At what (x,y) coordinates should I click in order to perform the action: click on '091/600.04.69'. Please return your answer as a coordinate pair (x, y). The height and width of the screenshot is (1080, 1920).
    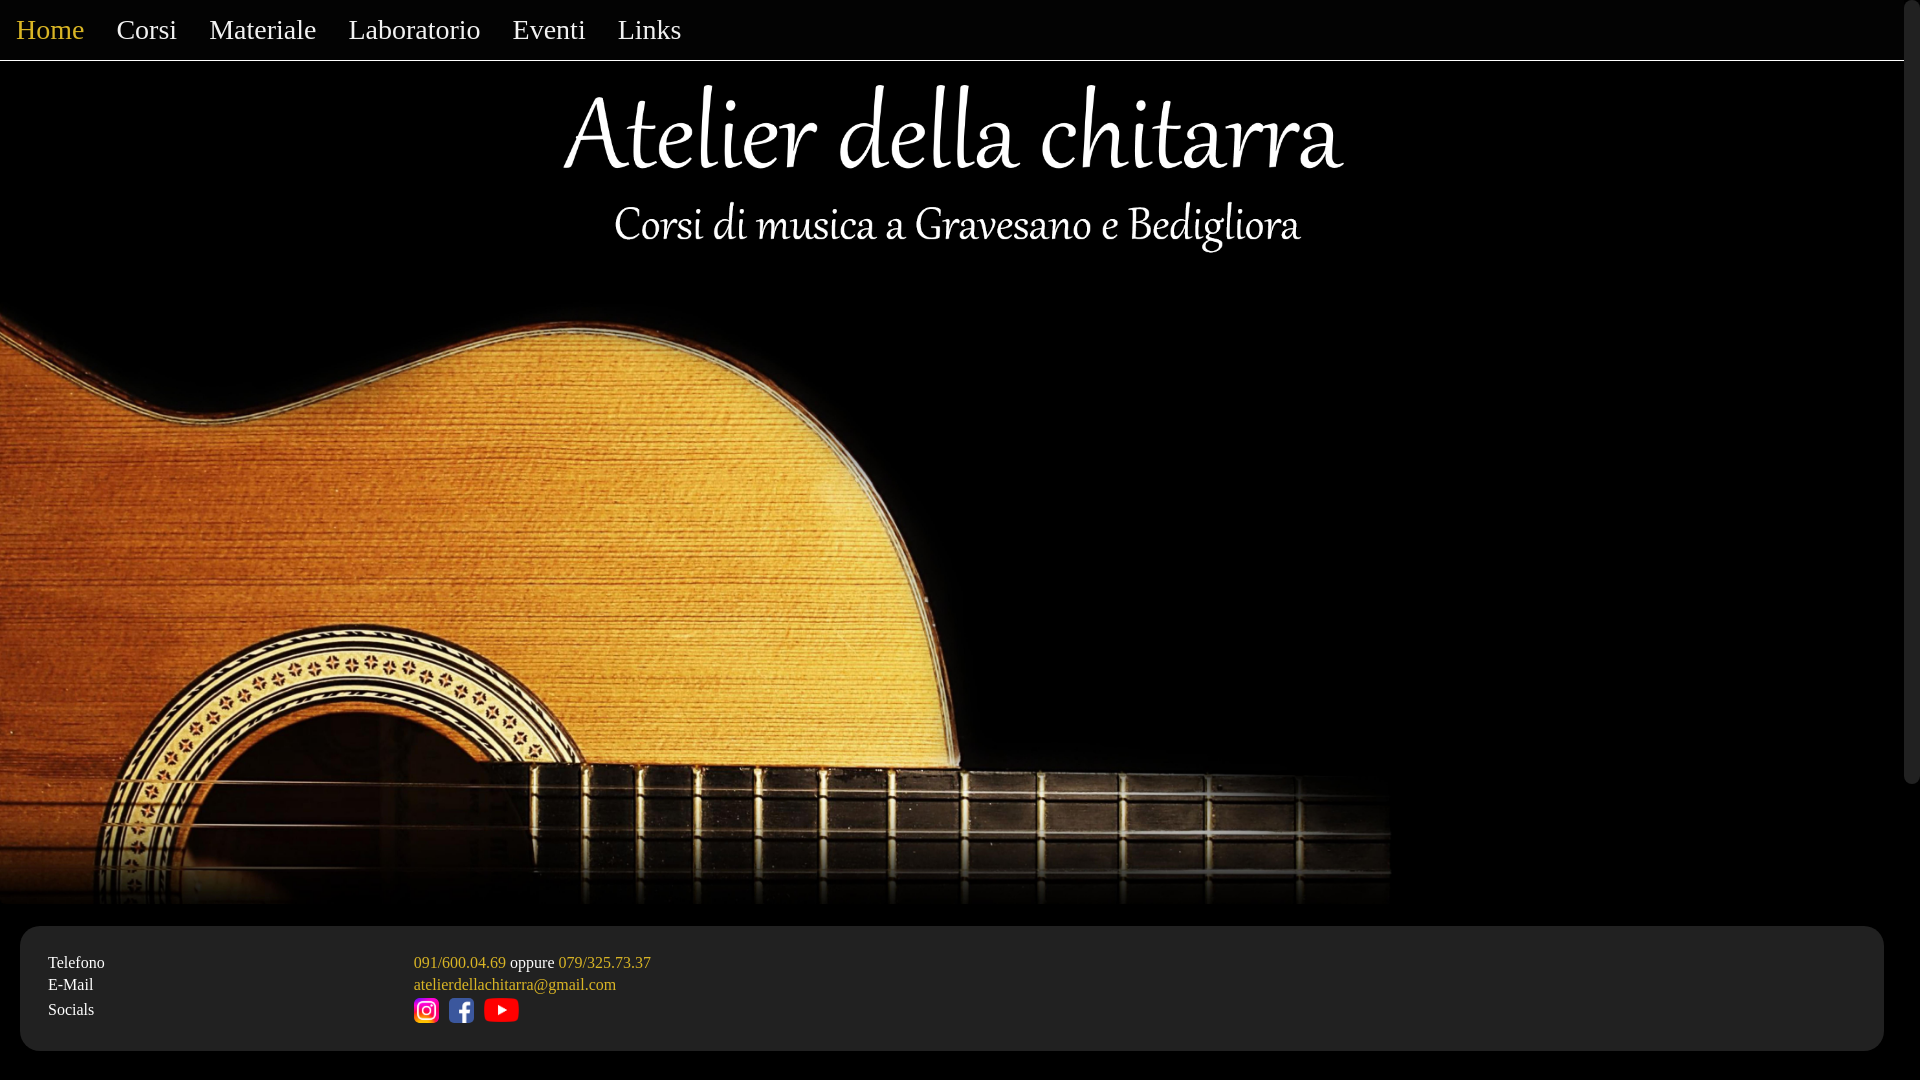
    Looking at the image, I should click on (459, 961).